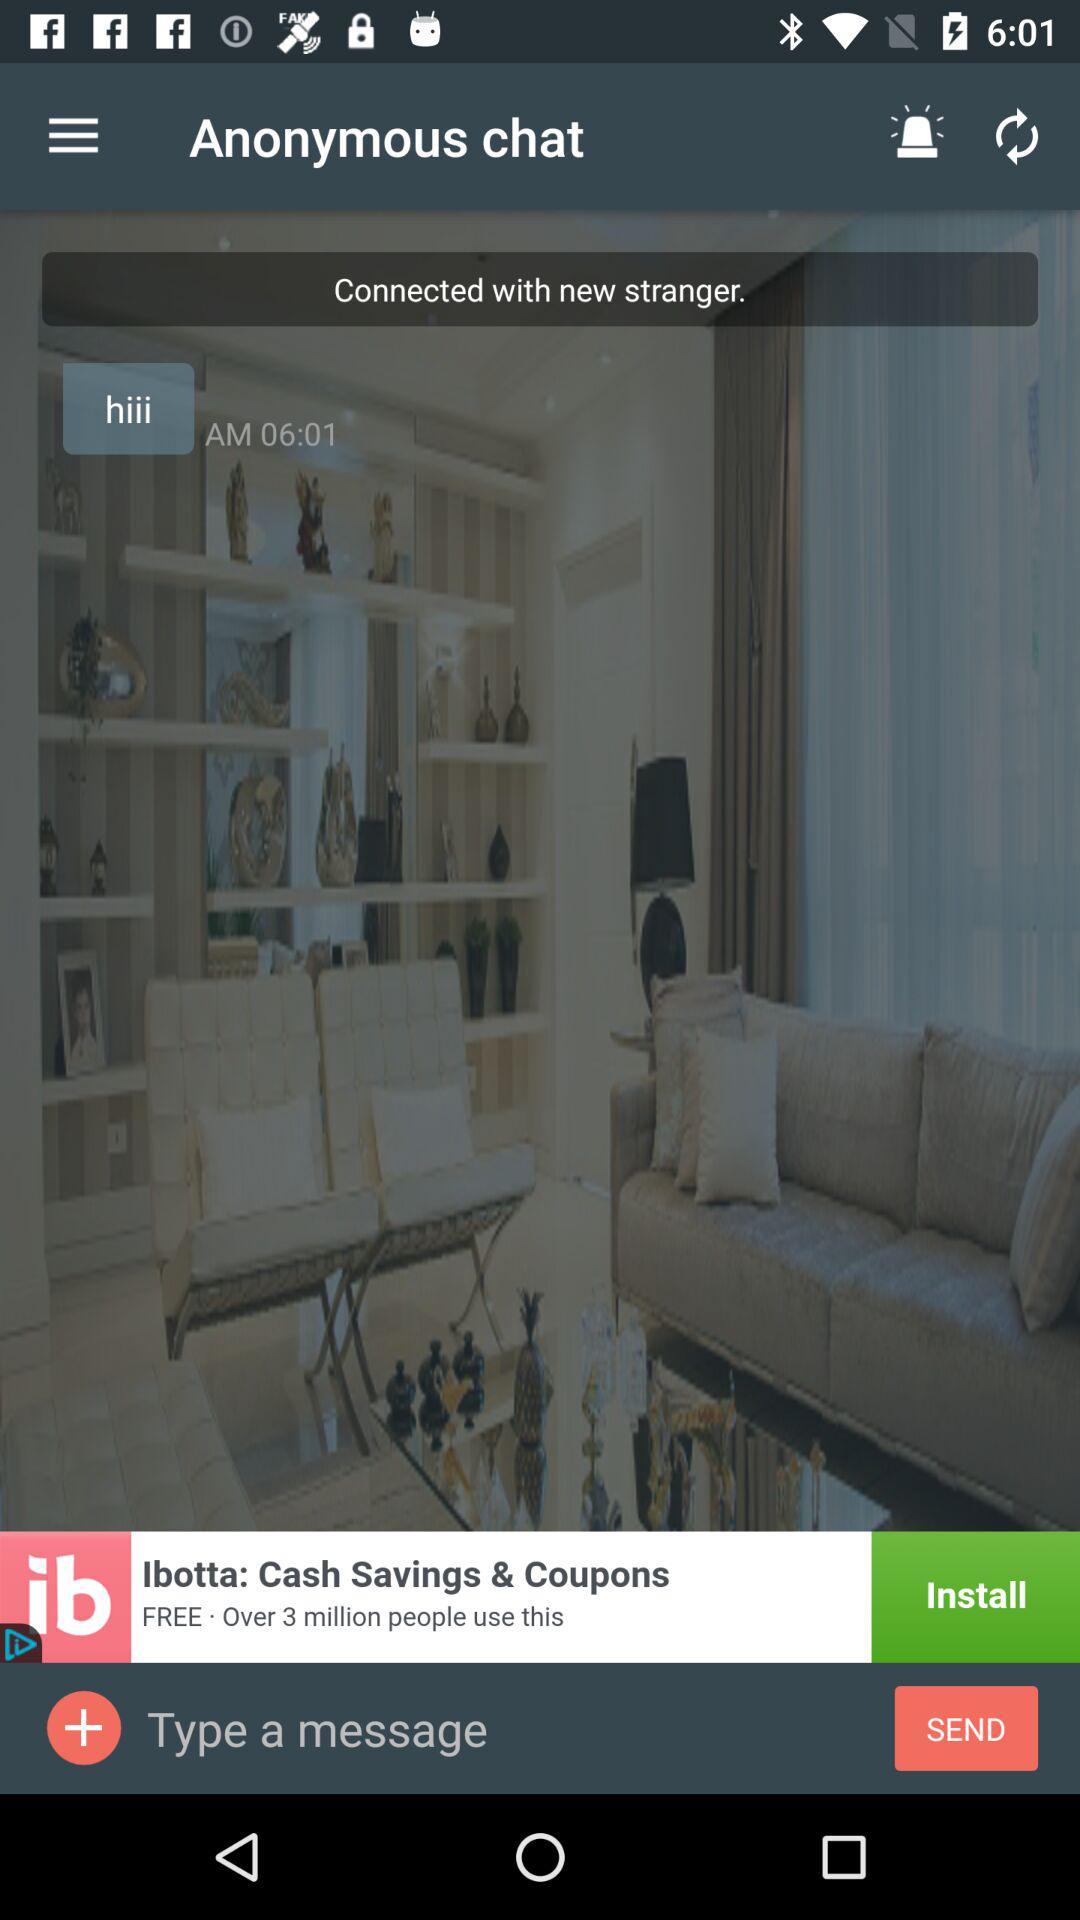 The image size is (1080, 1920). What do you see at coordinates (83, 1727) in the screenshot?
I see `content` at bounding box center [83, 1727].